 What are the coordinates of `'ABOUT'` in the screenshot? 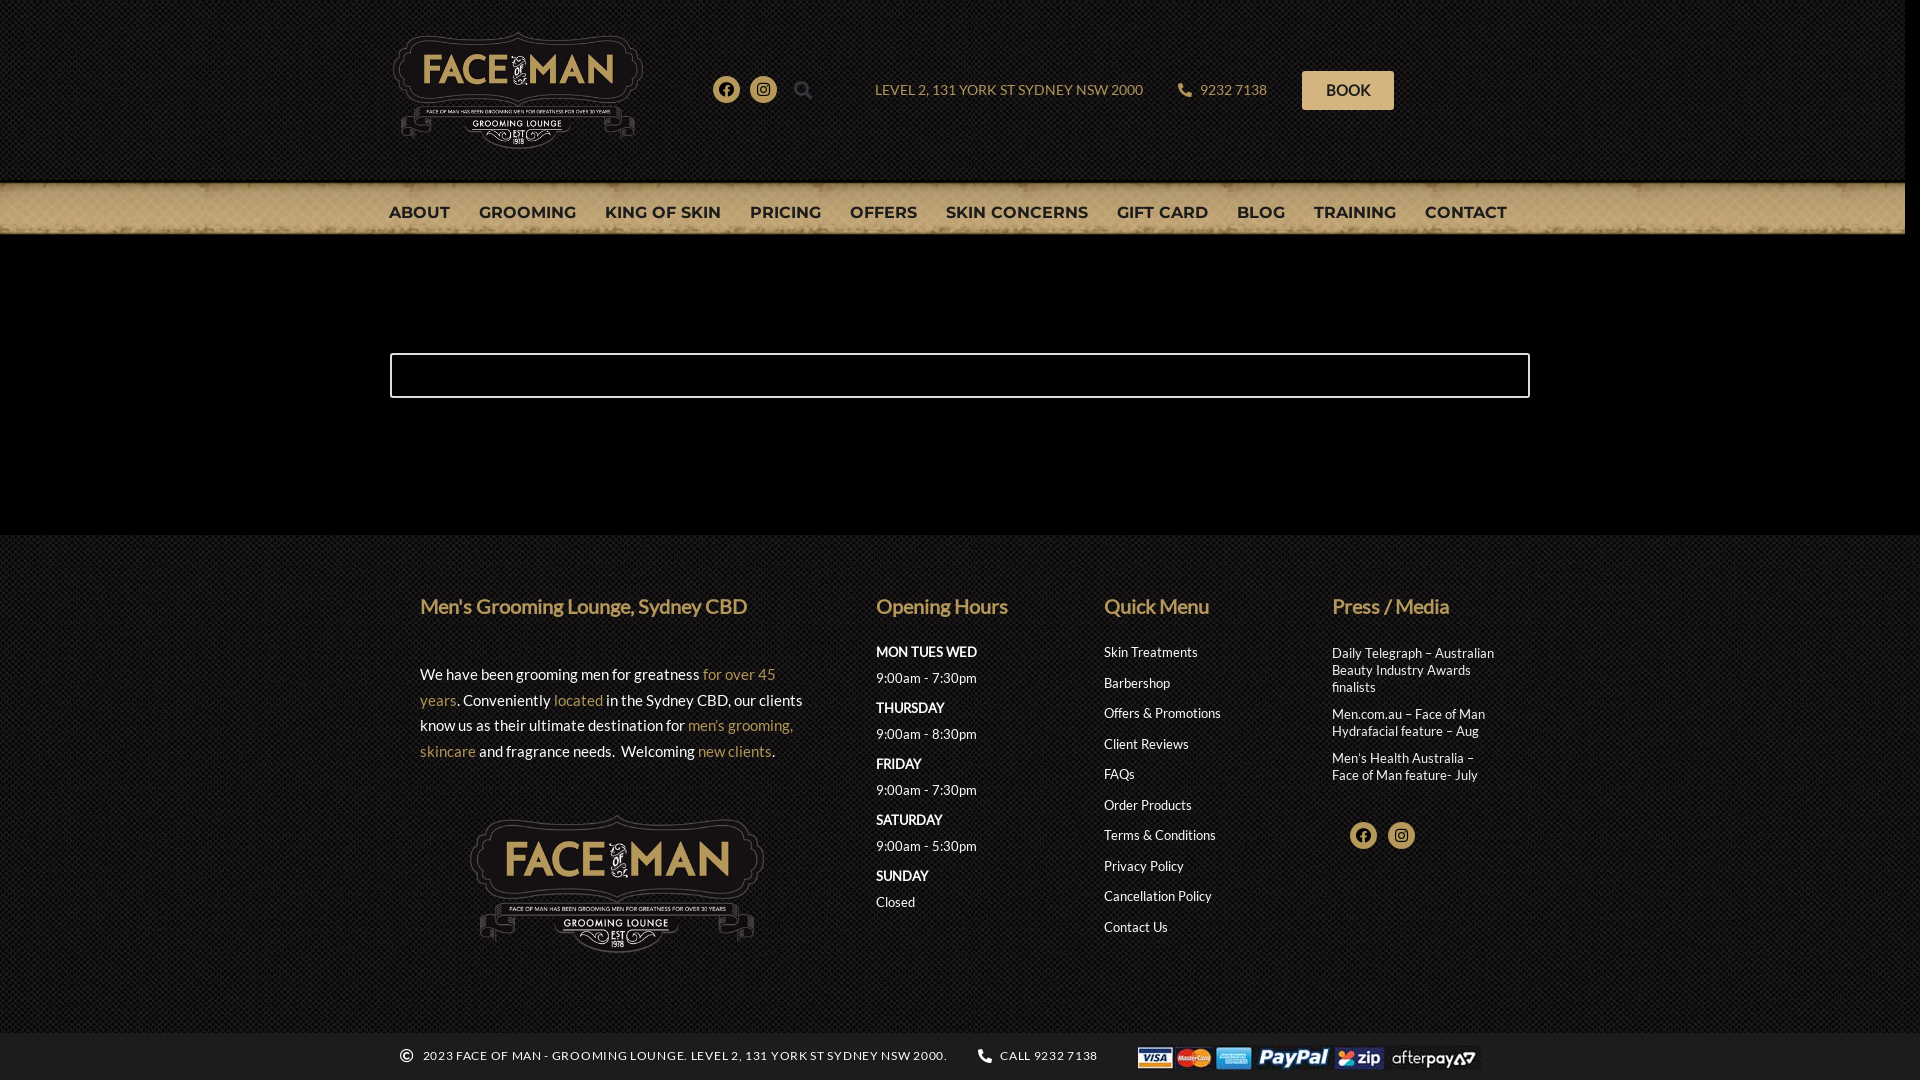 It's located at (417, 212).